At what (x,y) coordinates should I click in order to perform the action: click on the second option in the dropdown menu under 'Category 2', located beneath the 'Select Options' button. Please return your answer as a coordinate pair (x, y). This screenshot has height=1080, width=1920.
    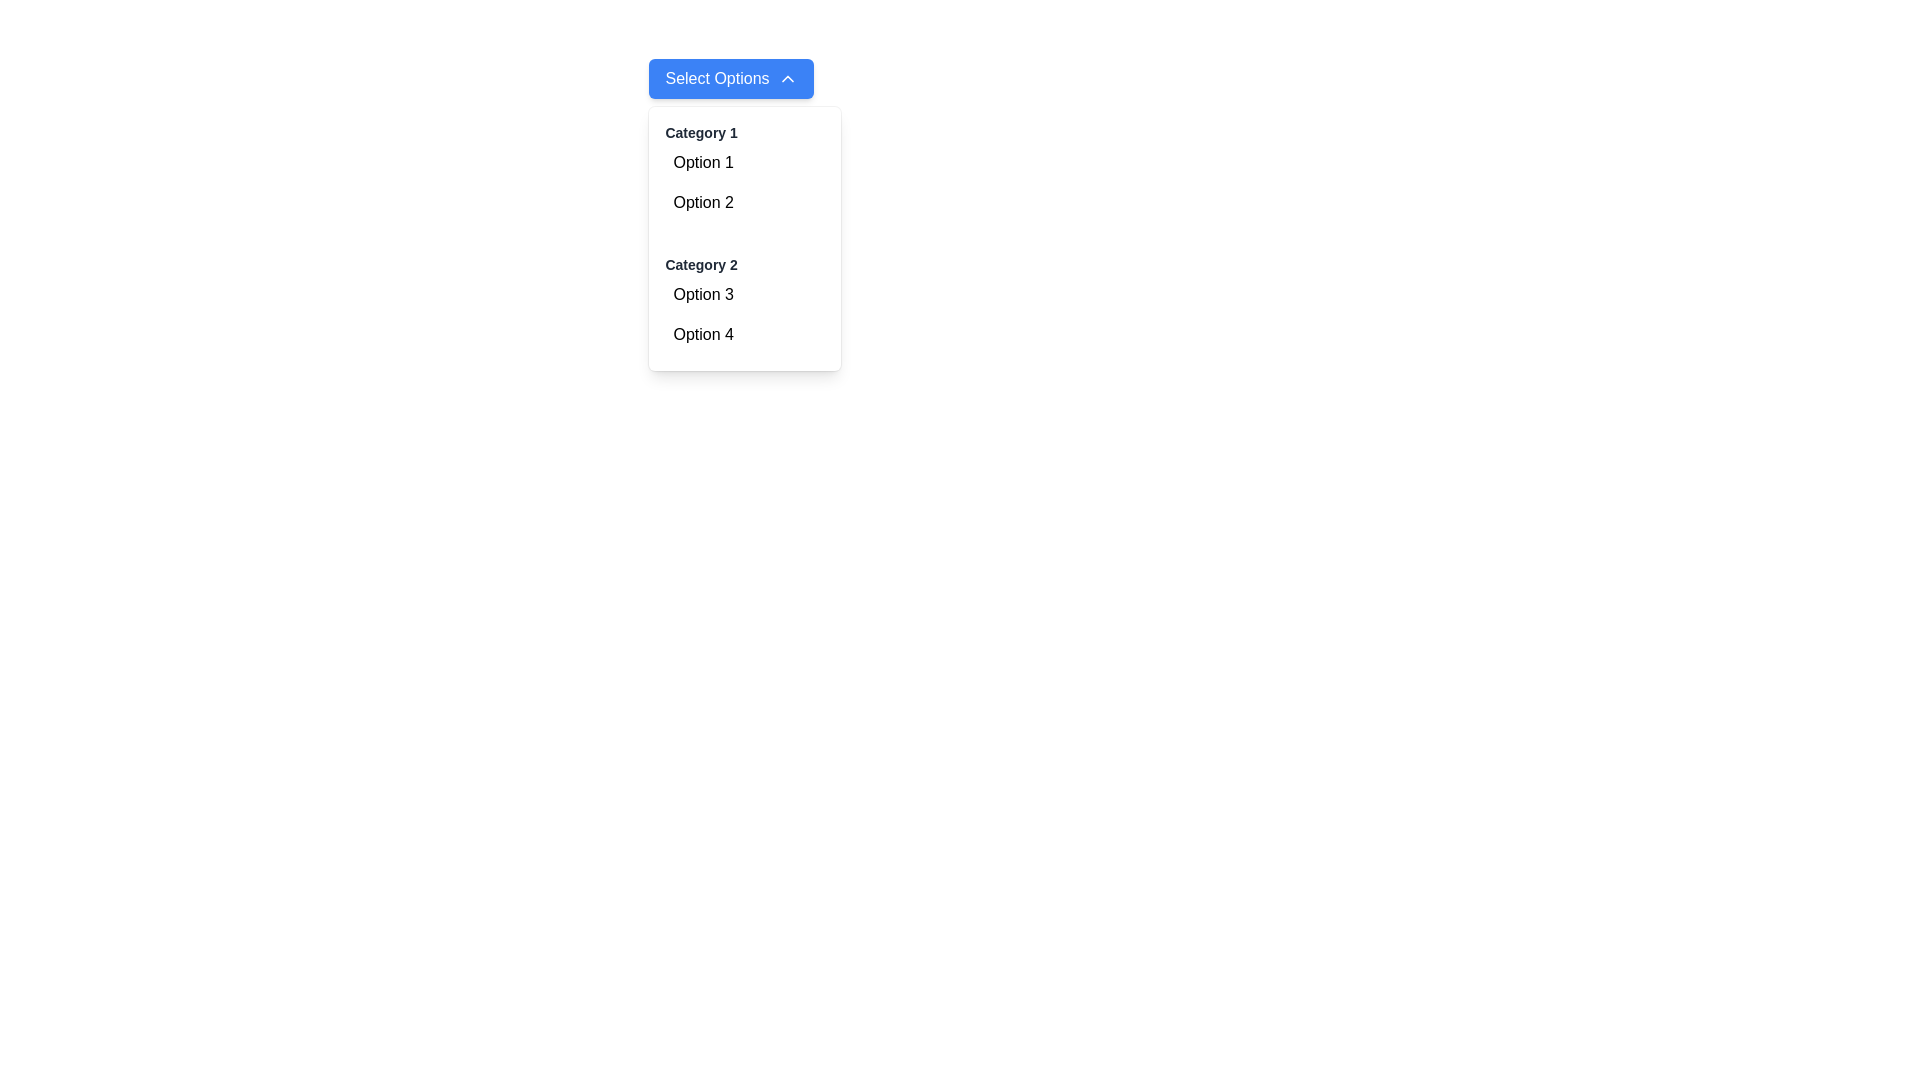
    Looking at the image, I should click on (744, 334).